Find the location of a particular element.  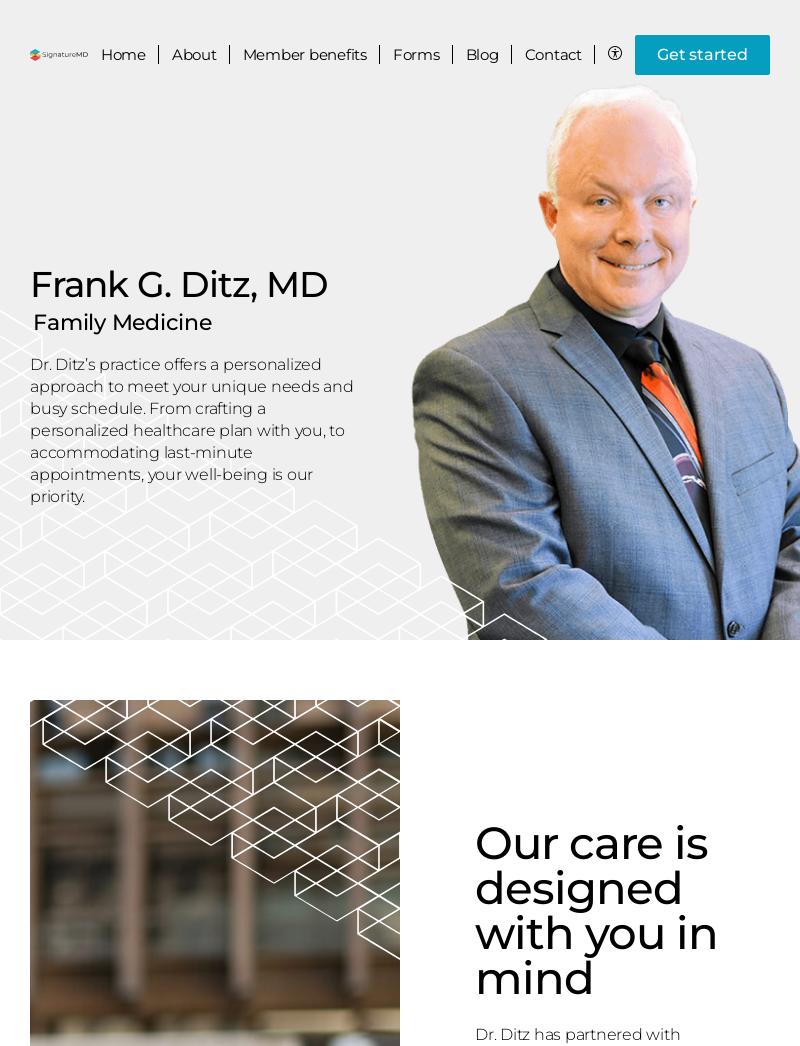

'Dr. Ditz’s practice offers a personalized approach to meet your unique needs and busy schedule. From crafting a personalized healthcare plan with you, to accommodating last-minute appointments, your well-being is our priority.' is located at coordinates (190, 428).